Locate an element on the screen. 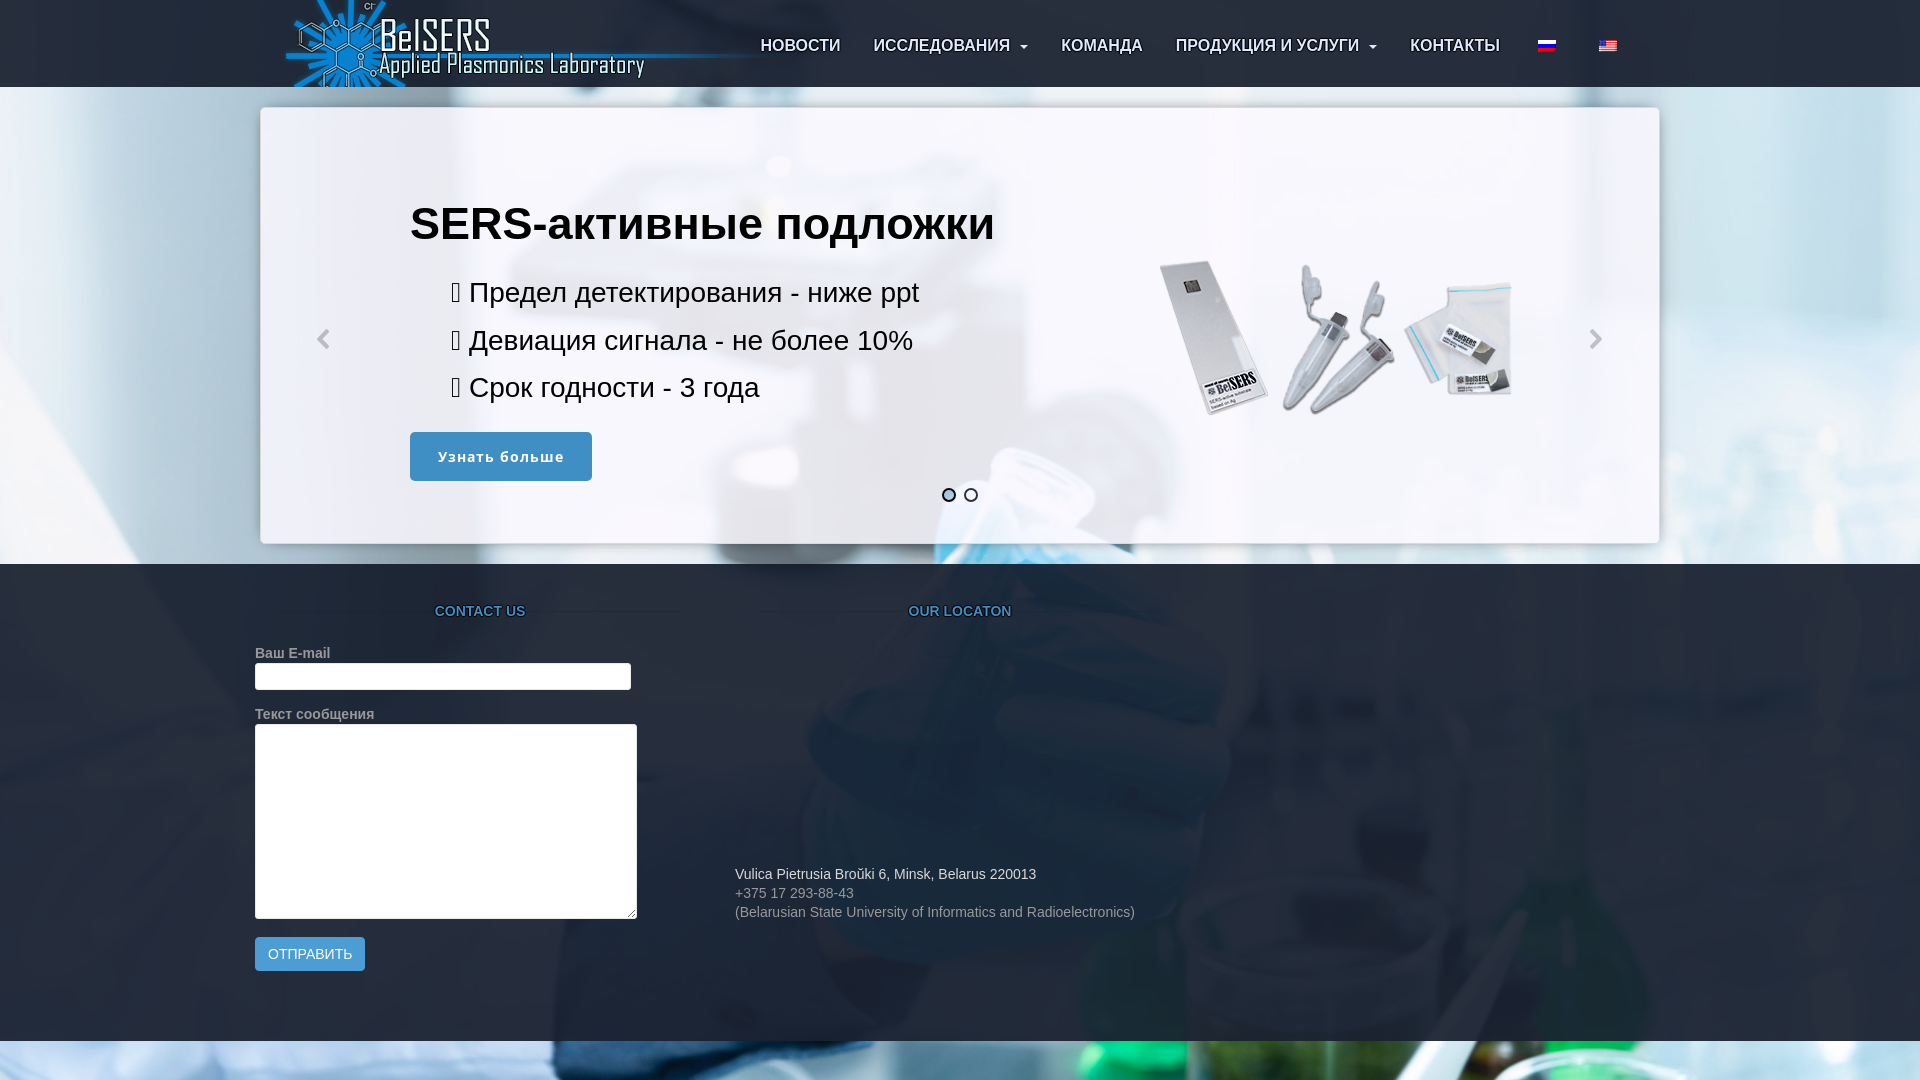 This screenshot has width=1920, height=1080. 'English' is located at coordinates (1597, 45).